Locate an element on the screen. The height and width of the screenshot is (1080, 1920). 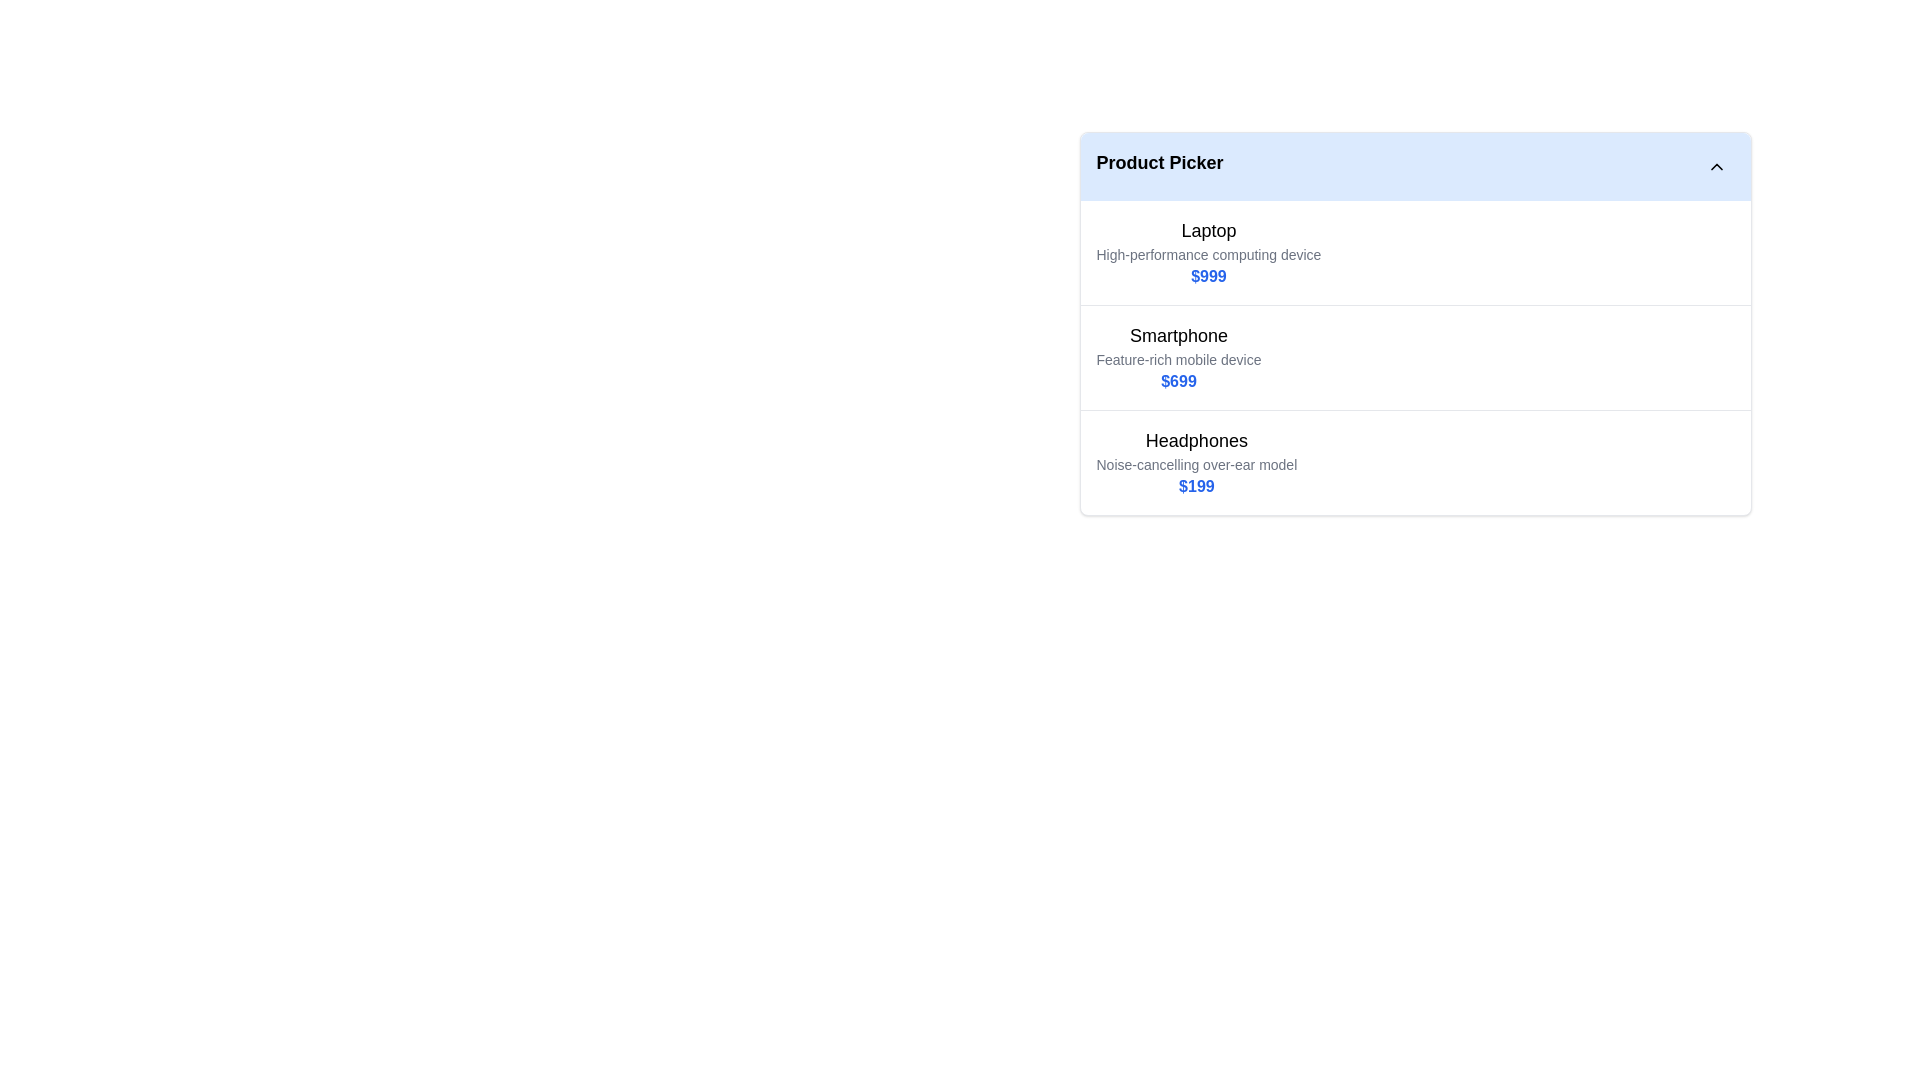
product descriptions and prices from the 'Product Picker' panel, which is a composite UI component with a white background and rounded corners, displaying rows of product details is located at coordinates (1414, 323).